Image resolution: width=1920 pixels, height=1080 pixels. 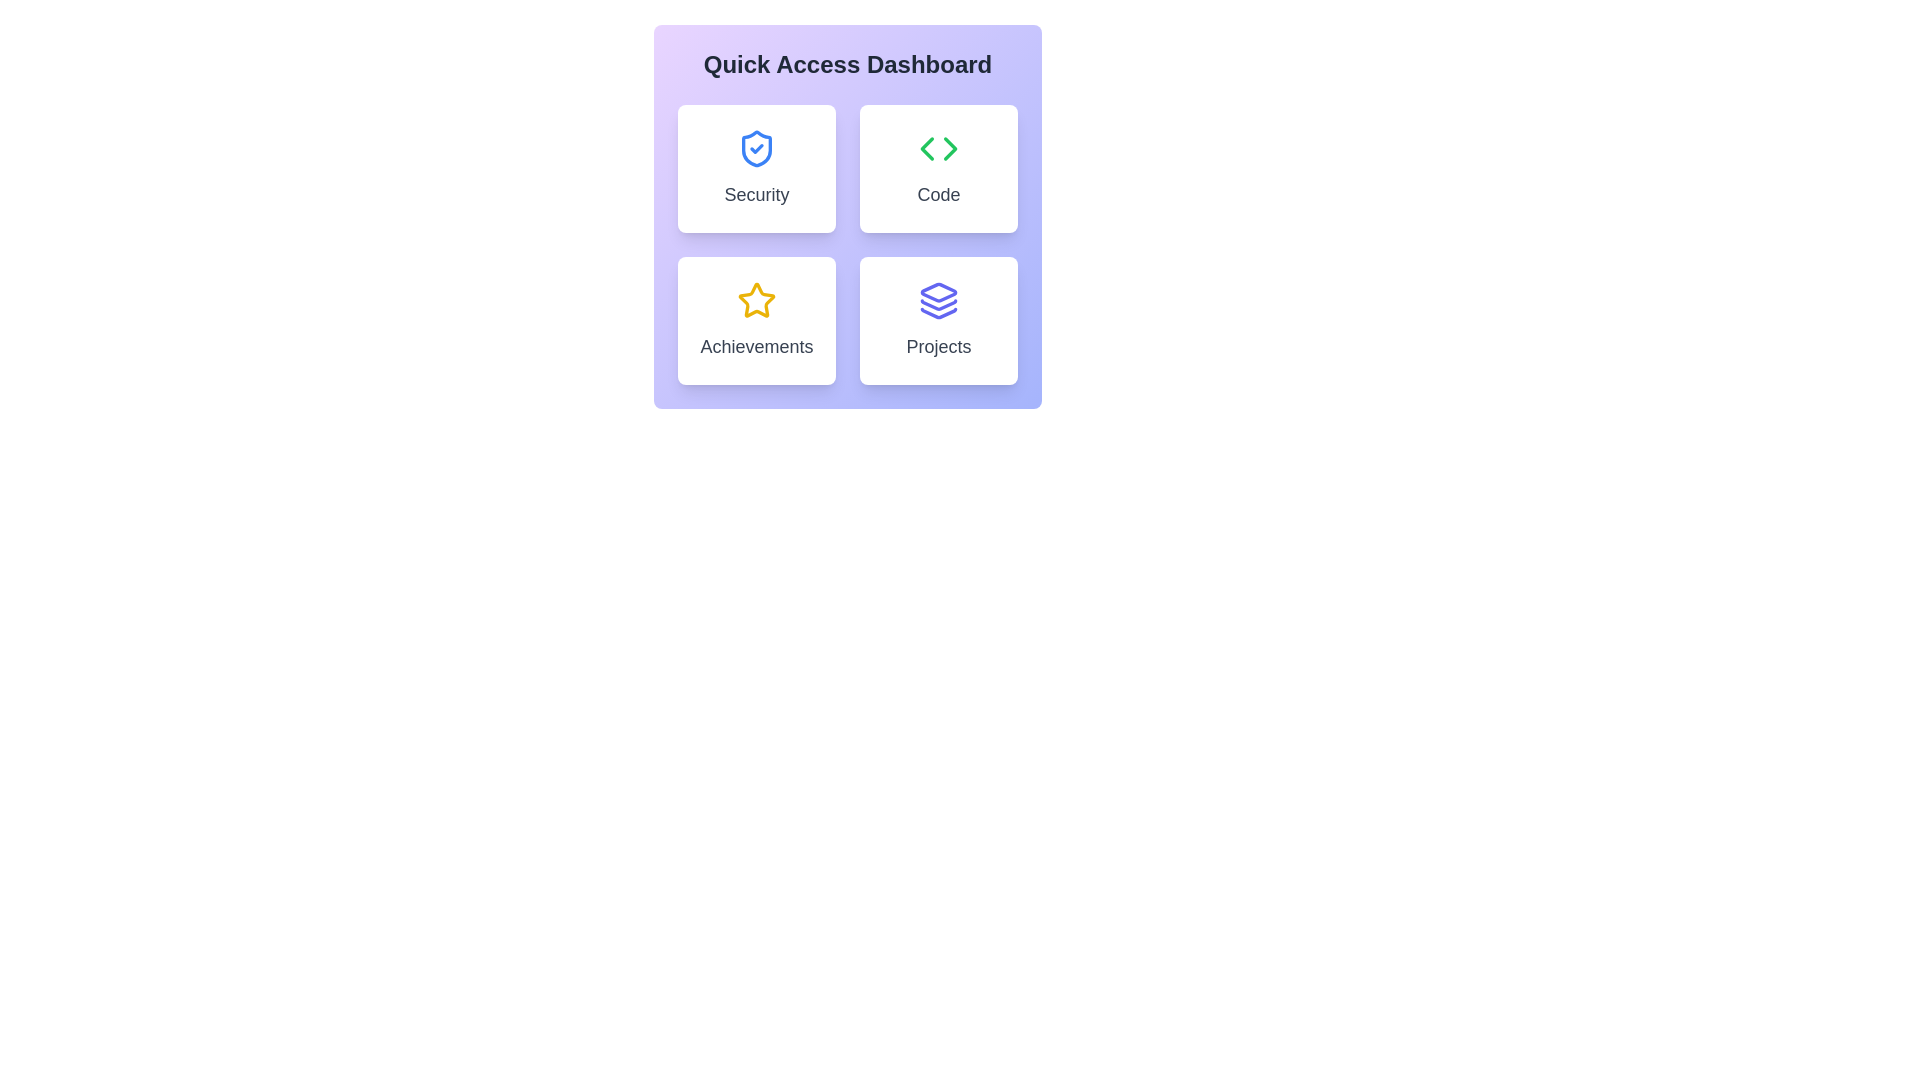 I want to click on the icon representing the 'Projects' section to interact with it, so click(x=938, y=300).